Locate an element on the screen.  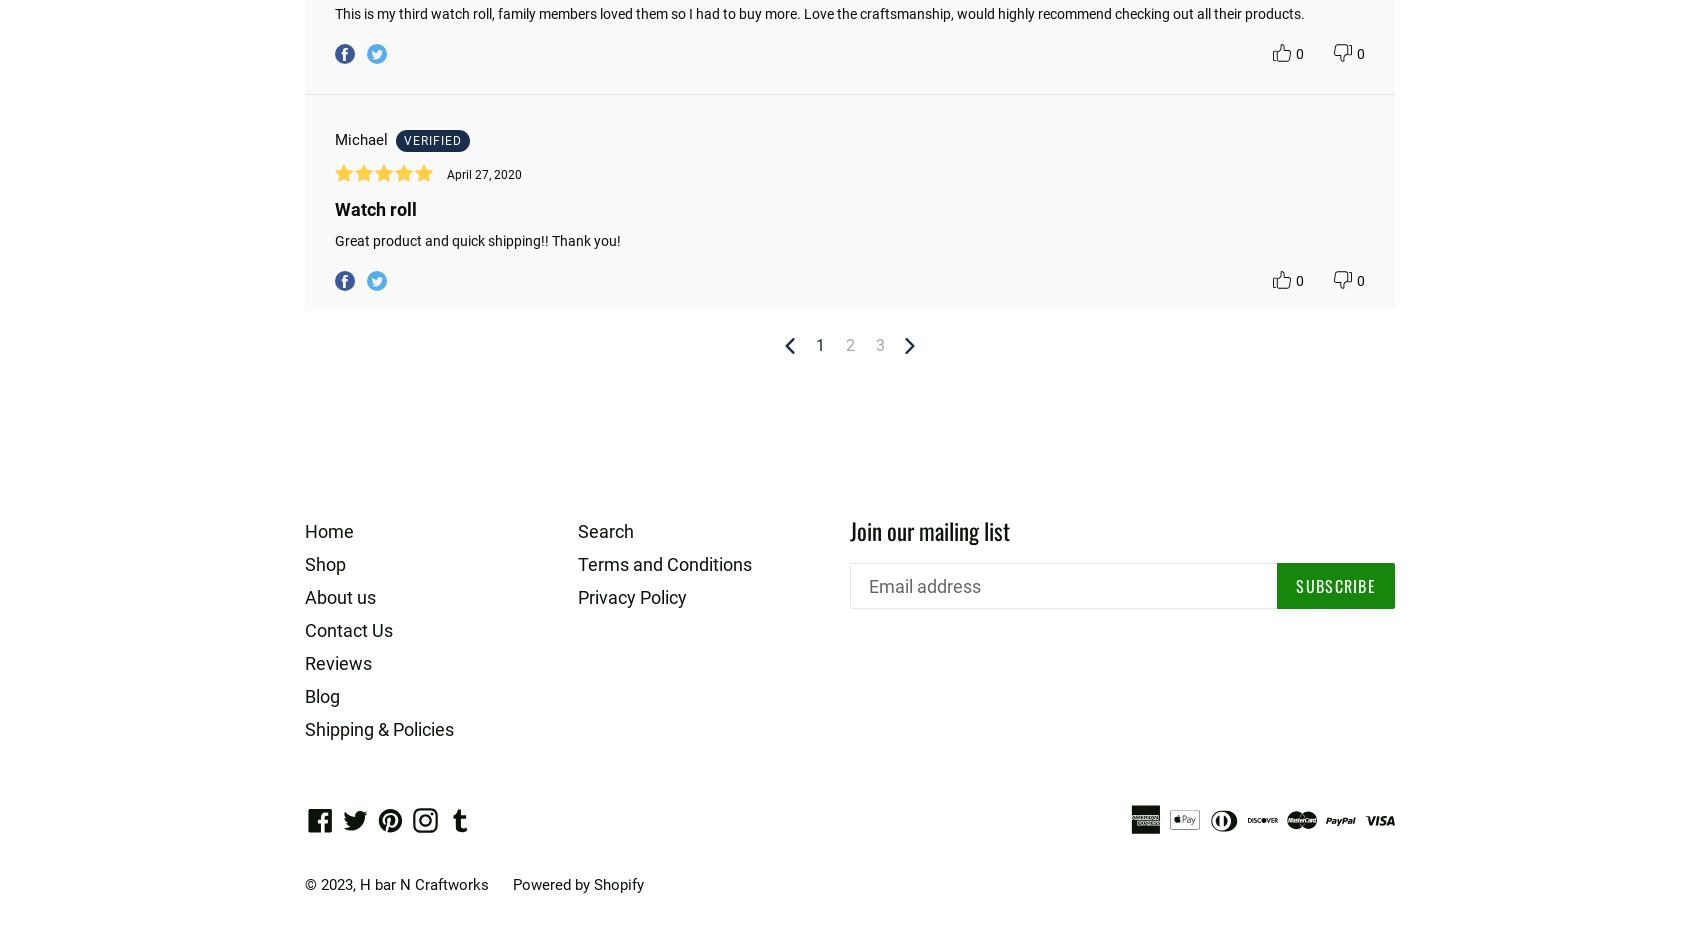
'Shipping & Policies' is located at coordinates (378, 728).